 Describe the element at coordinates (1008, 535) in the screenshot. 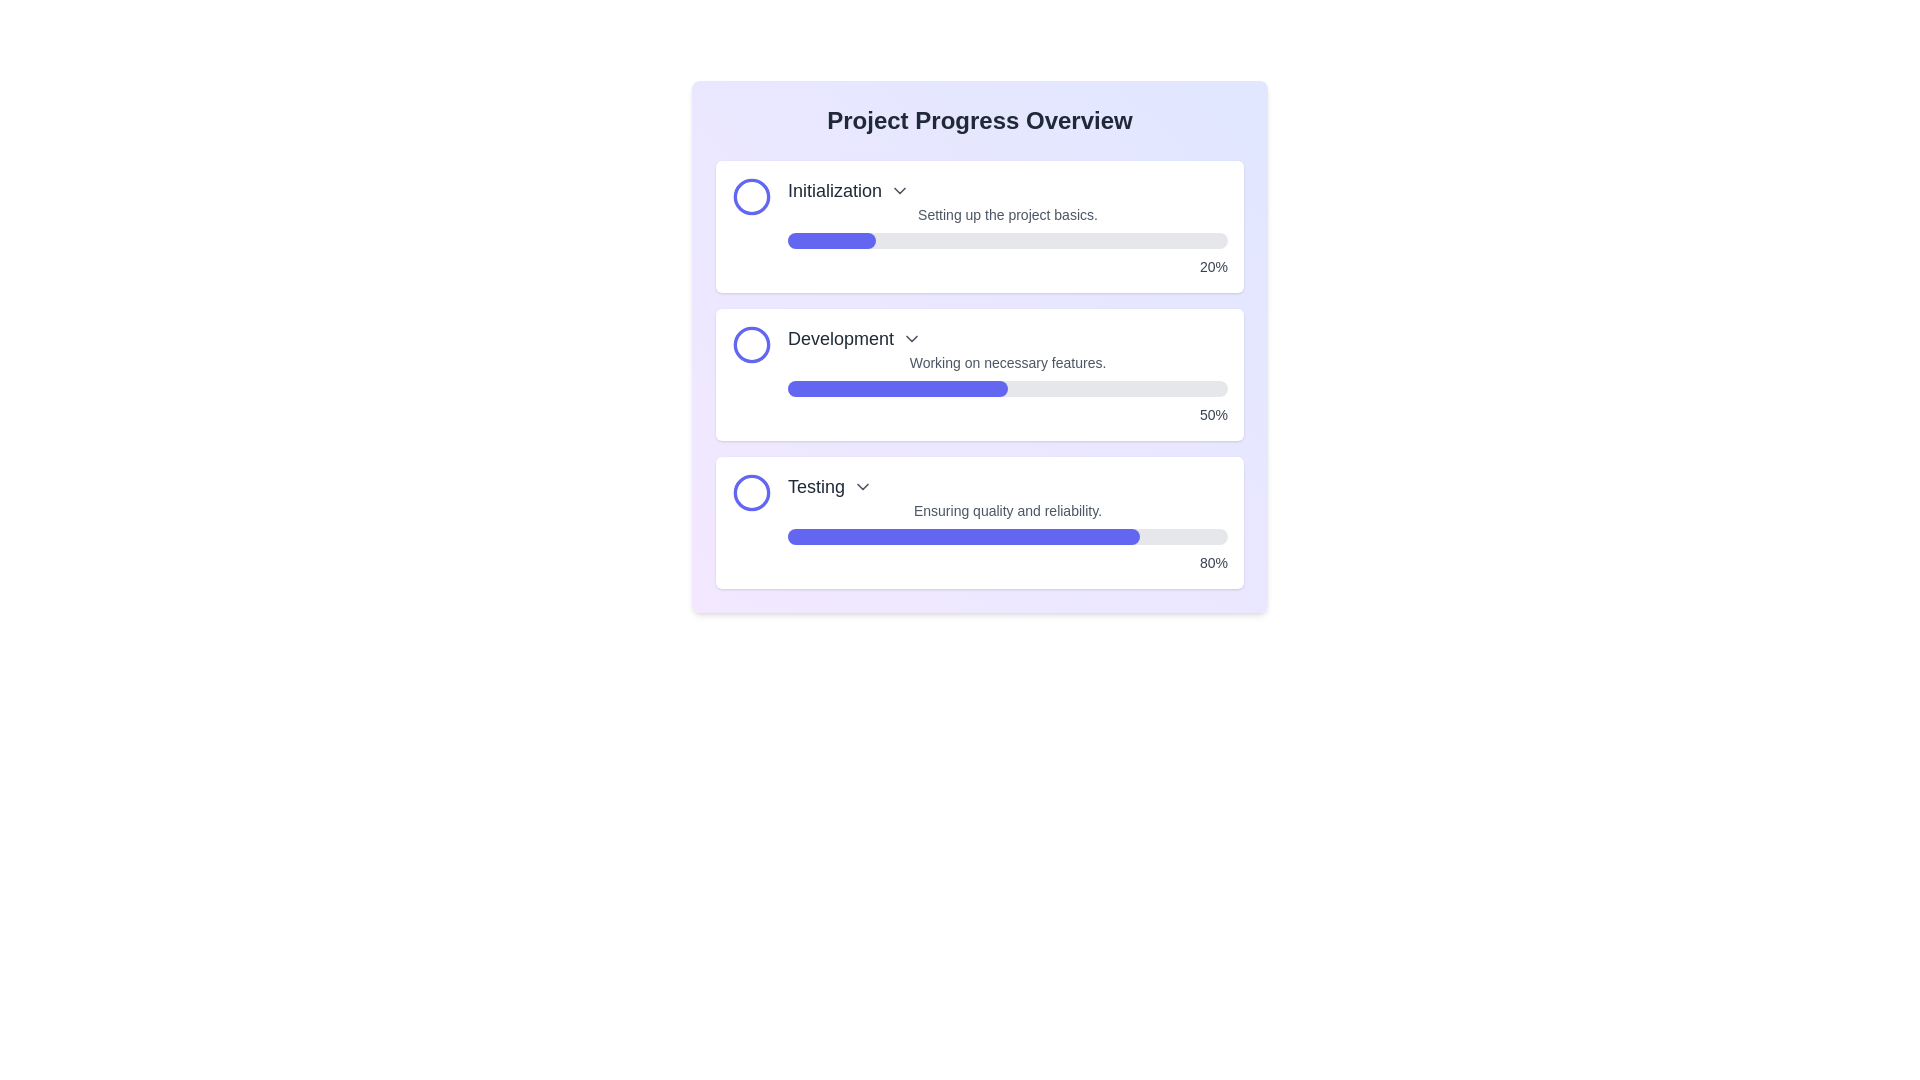

I see `the progress bar located below the text 'Ensuring quality and reliability.' in the 'Testing' section, which indicates an 80% completion level` at that location.